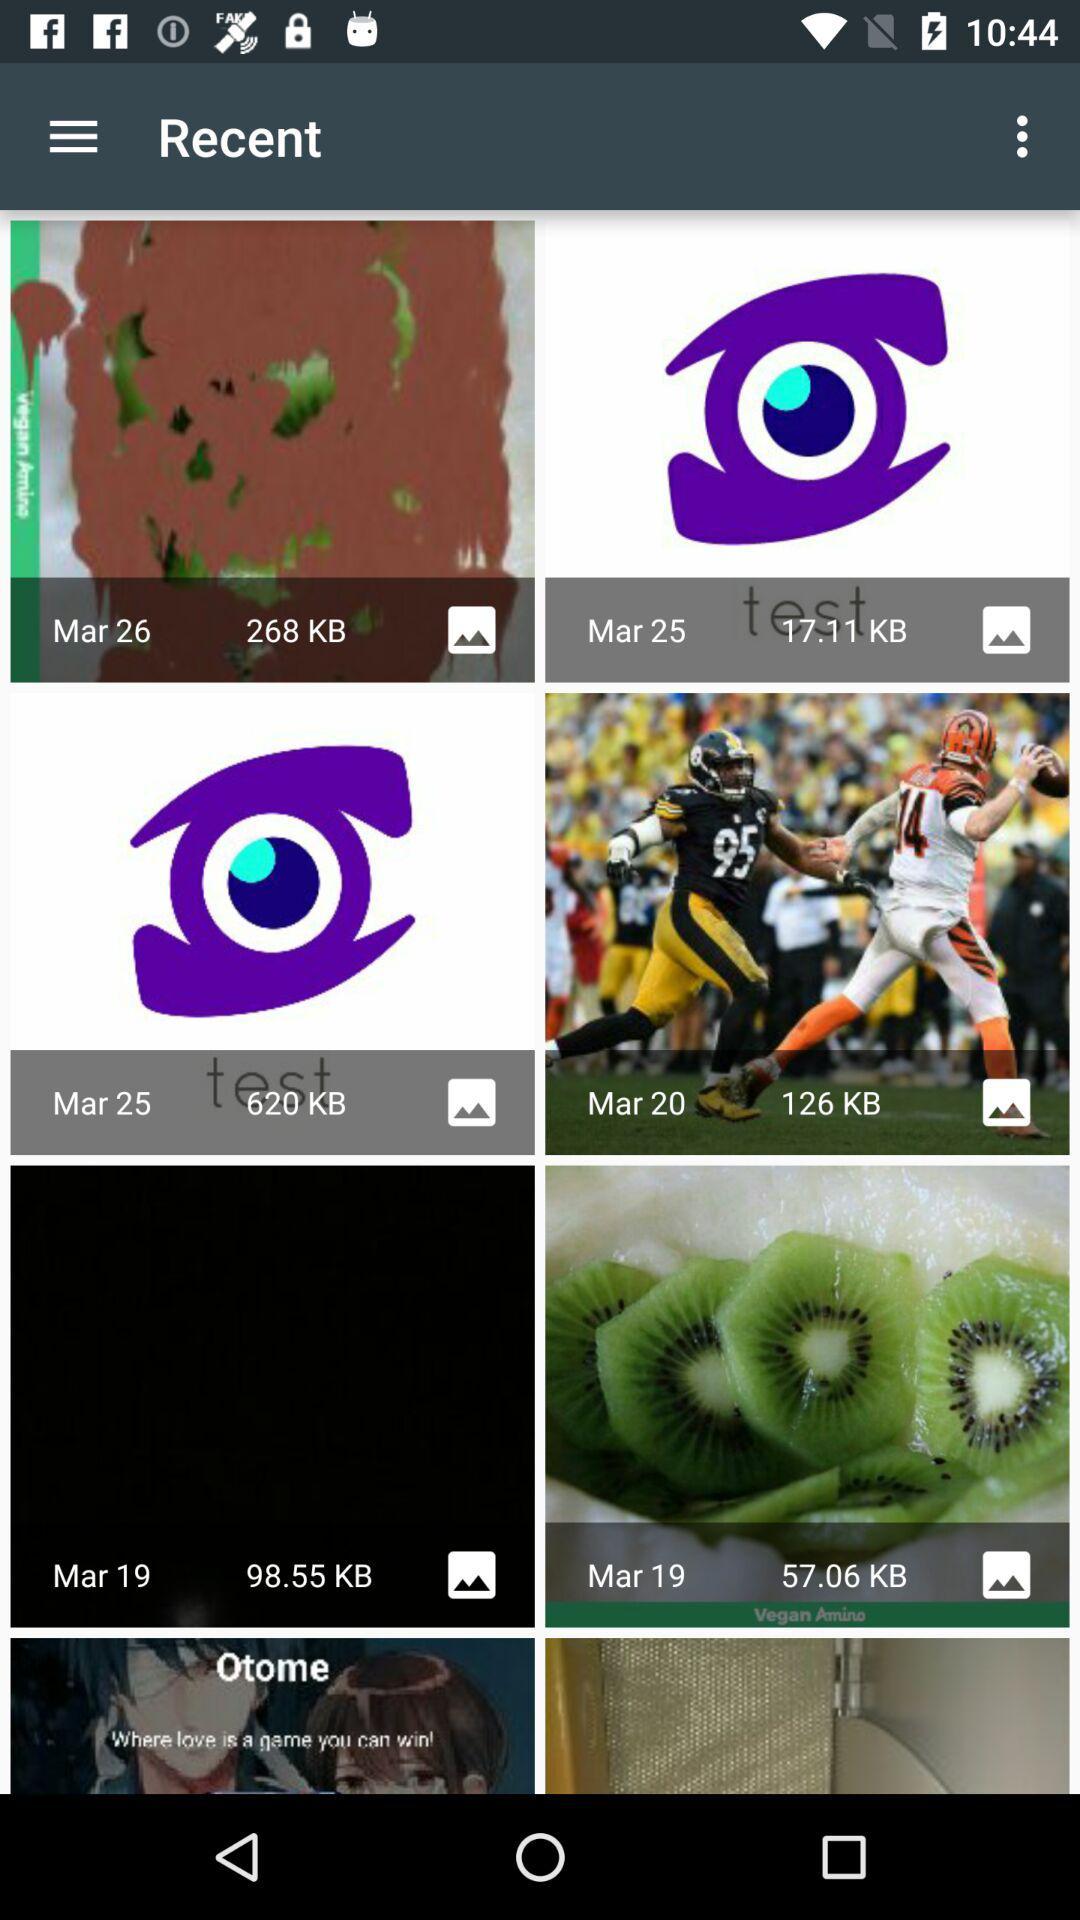  Describe the element at coordinates (1027, 135) in the screenshot. I see `the app next to the recent` at that location.